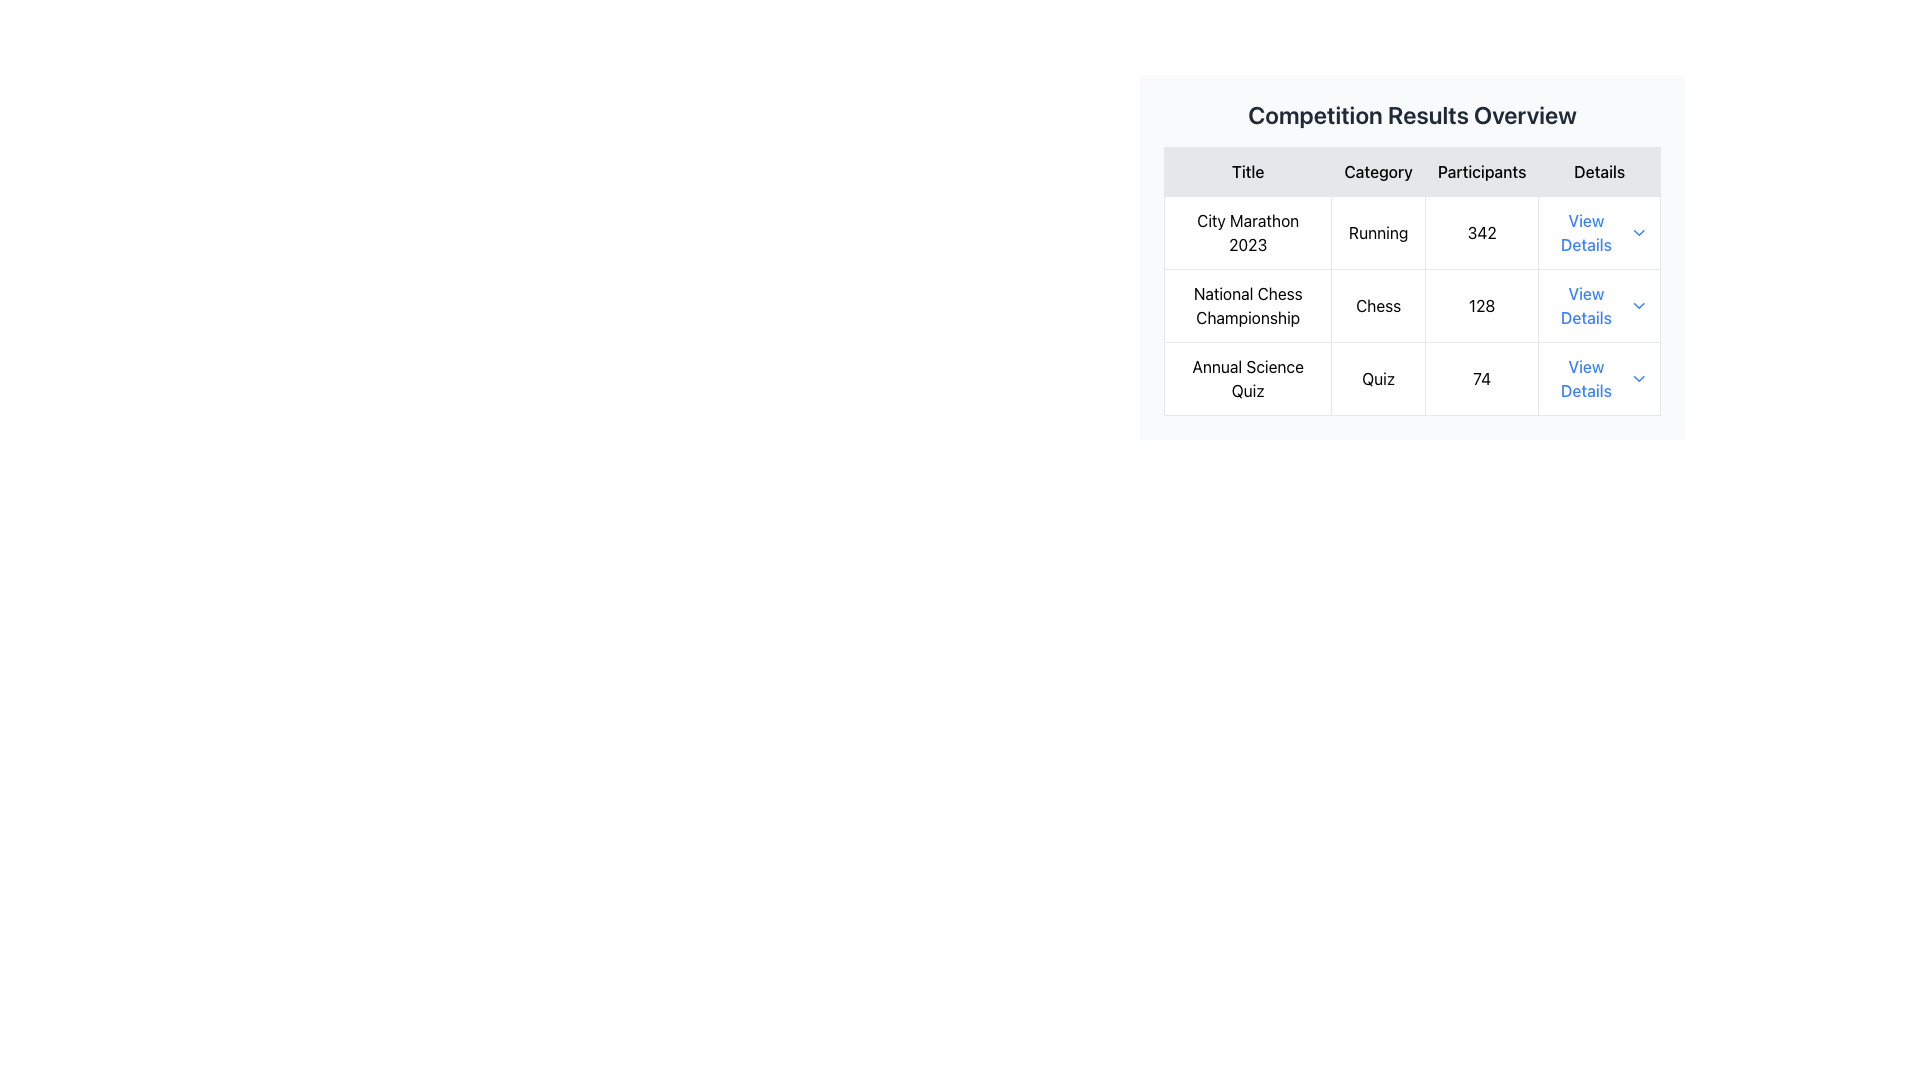  What do you see at coordinates (1598, 305) in the screenshot?
I see `the interactive button in the 'Details' column of the 'National Chess Championship' row` at bounding box center [1598, 305].